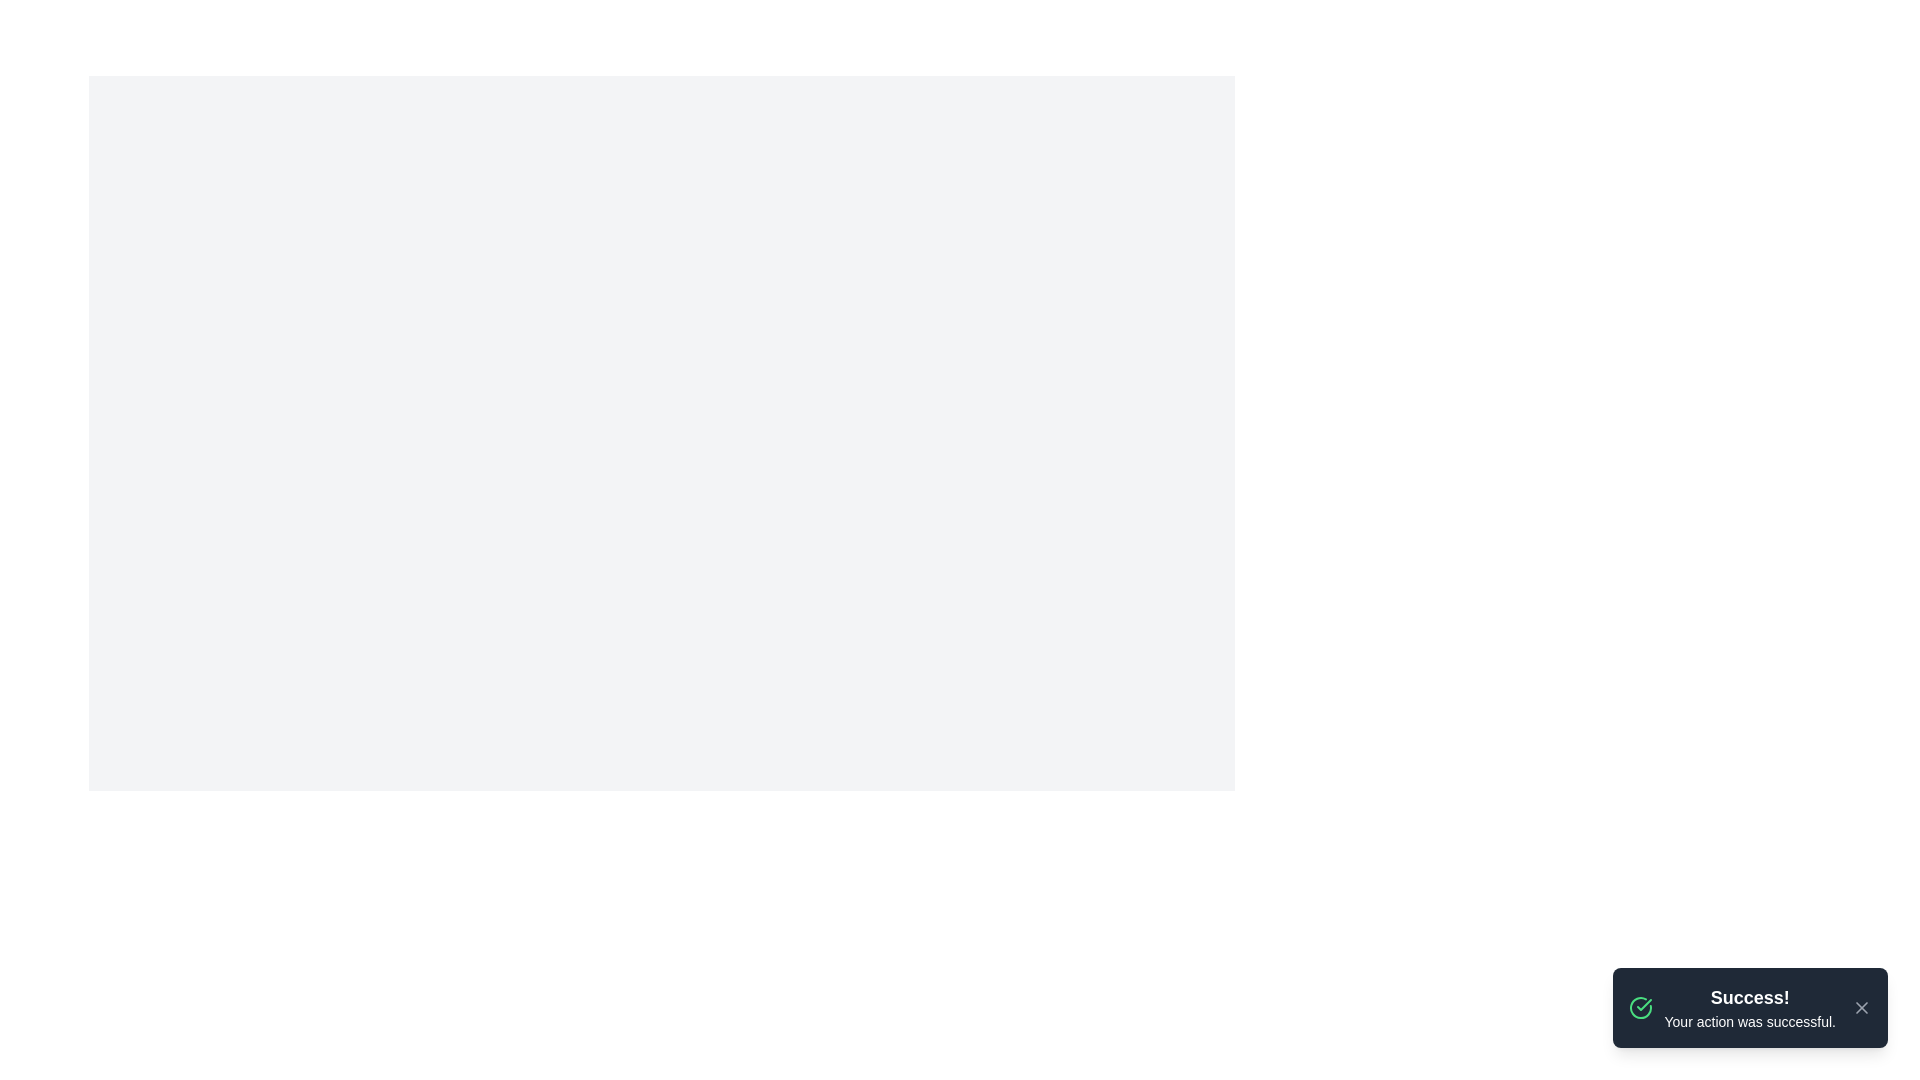 Image resolution: width=1920 pixels, height=1080 pixels. Describe the element at coordinates (1749, 1022) in the screenshot. I see `the confirmation text displayed beneath the heading 'Success!' in the notification box` at that location.